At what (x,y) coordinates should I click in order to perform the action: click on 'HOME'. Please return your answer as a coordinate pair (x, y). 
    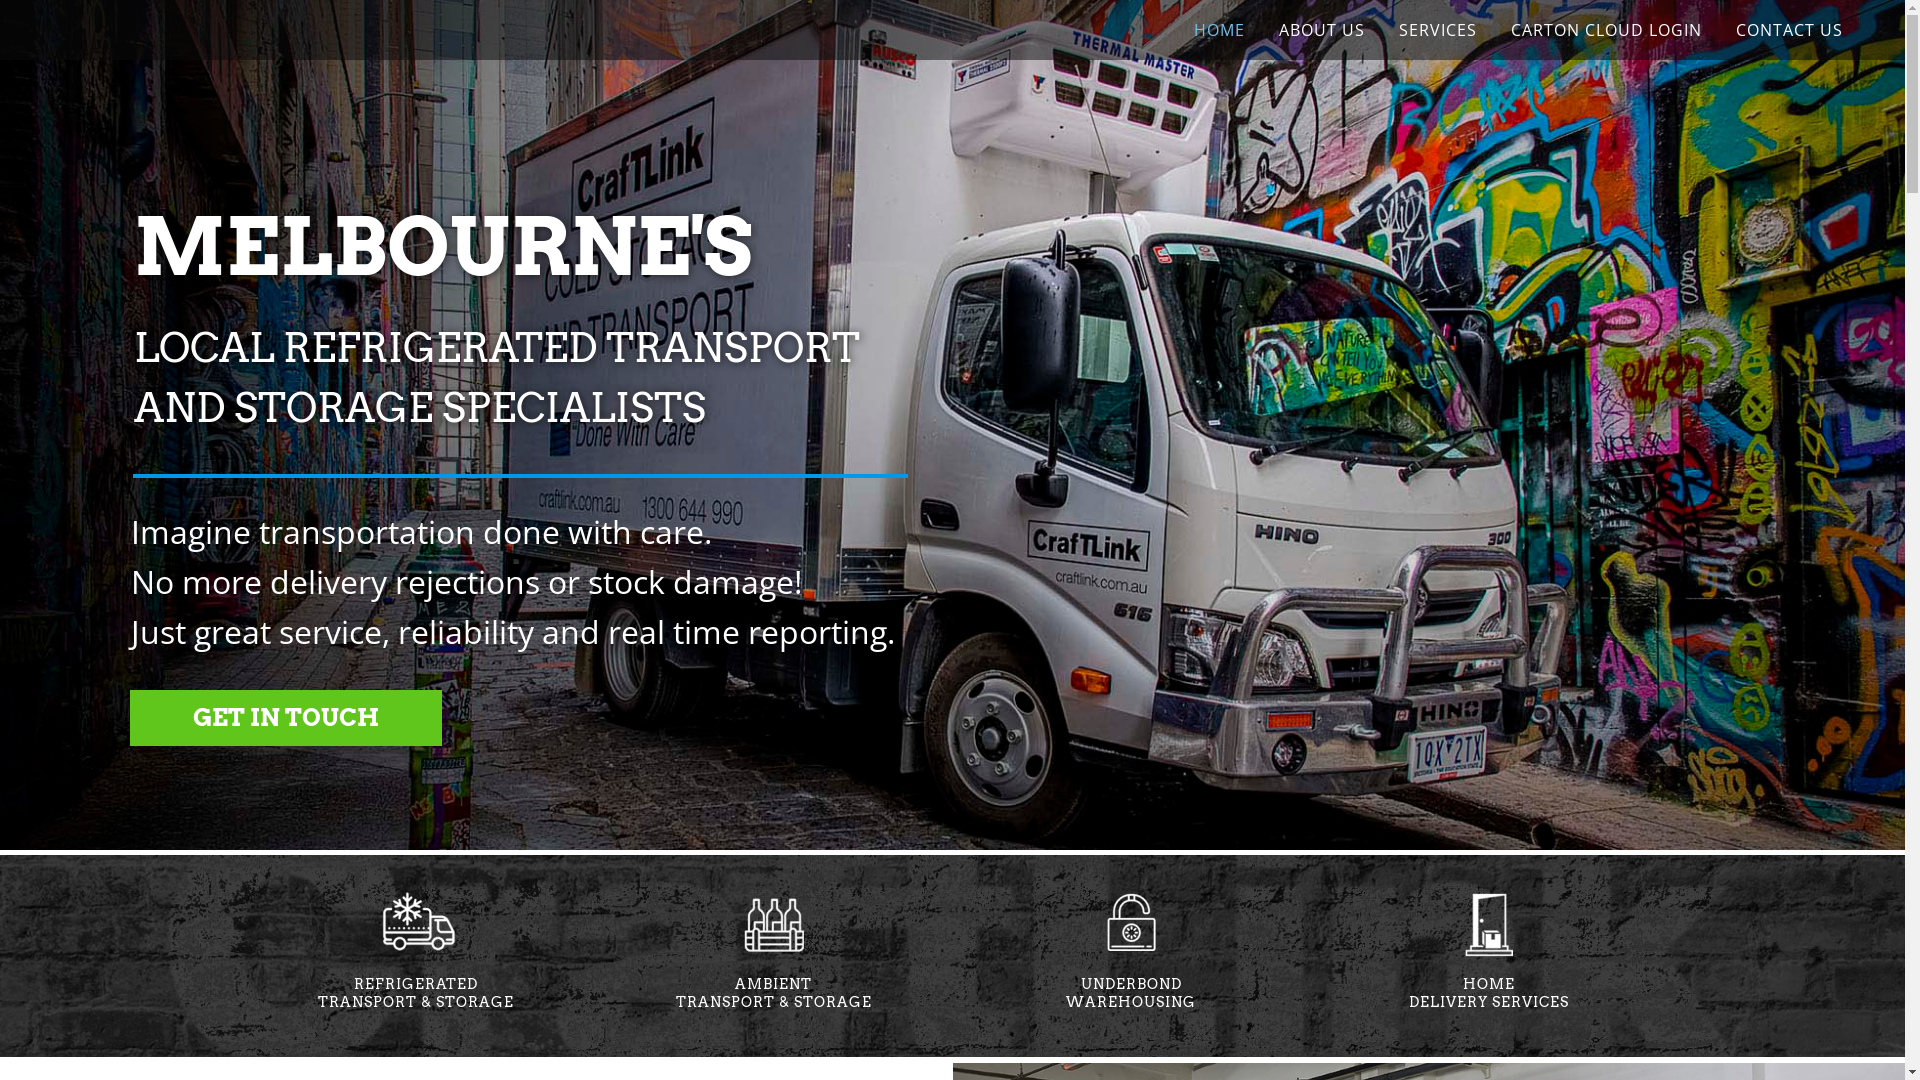
    Looking at the image, I should click on (1176, 30).